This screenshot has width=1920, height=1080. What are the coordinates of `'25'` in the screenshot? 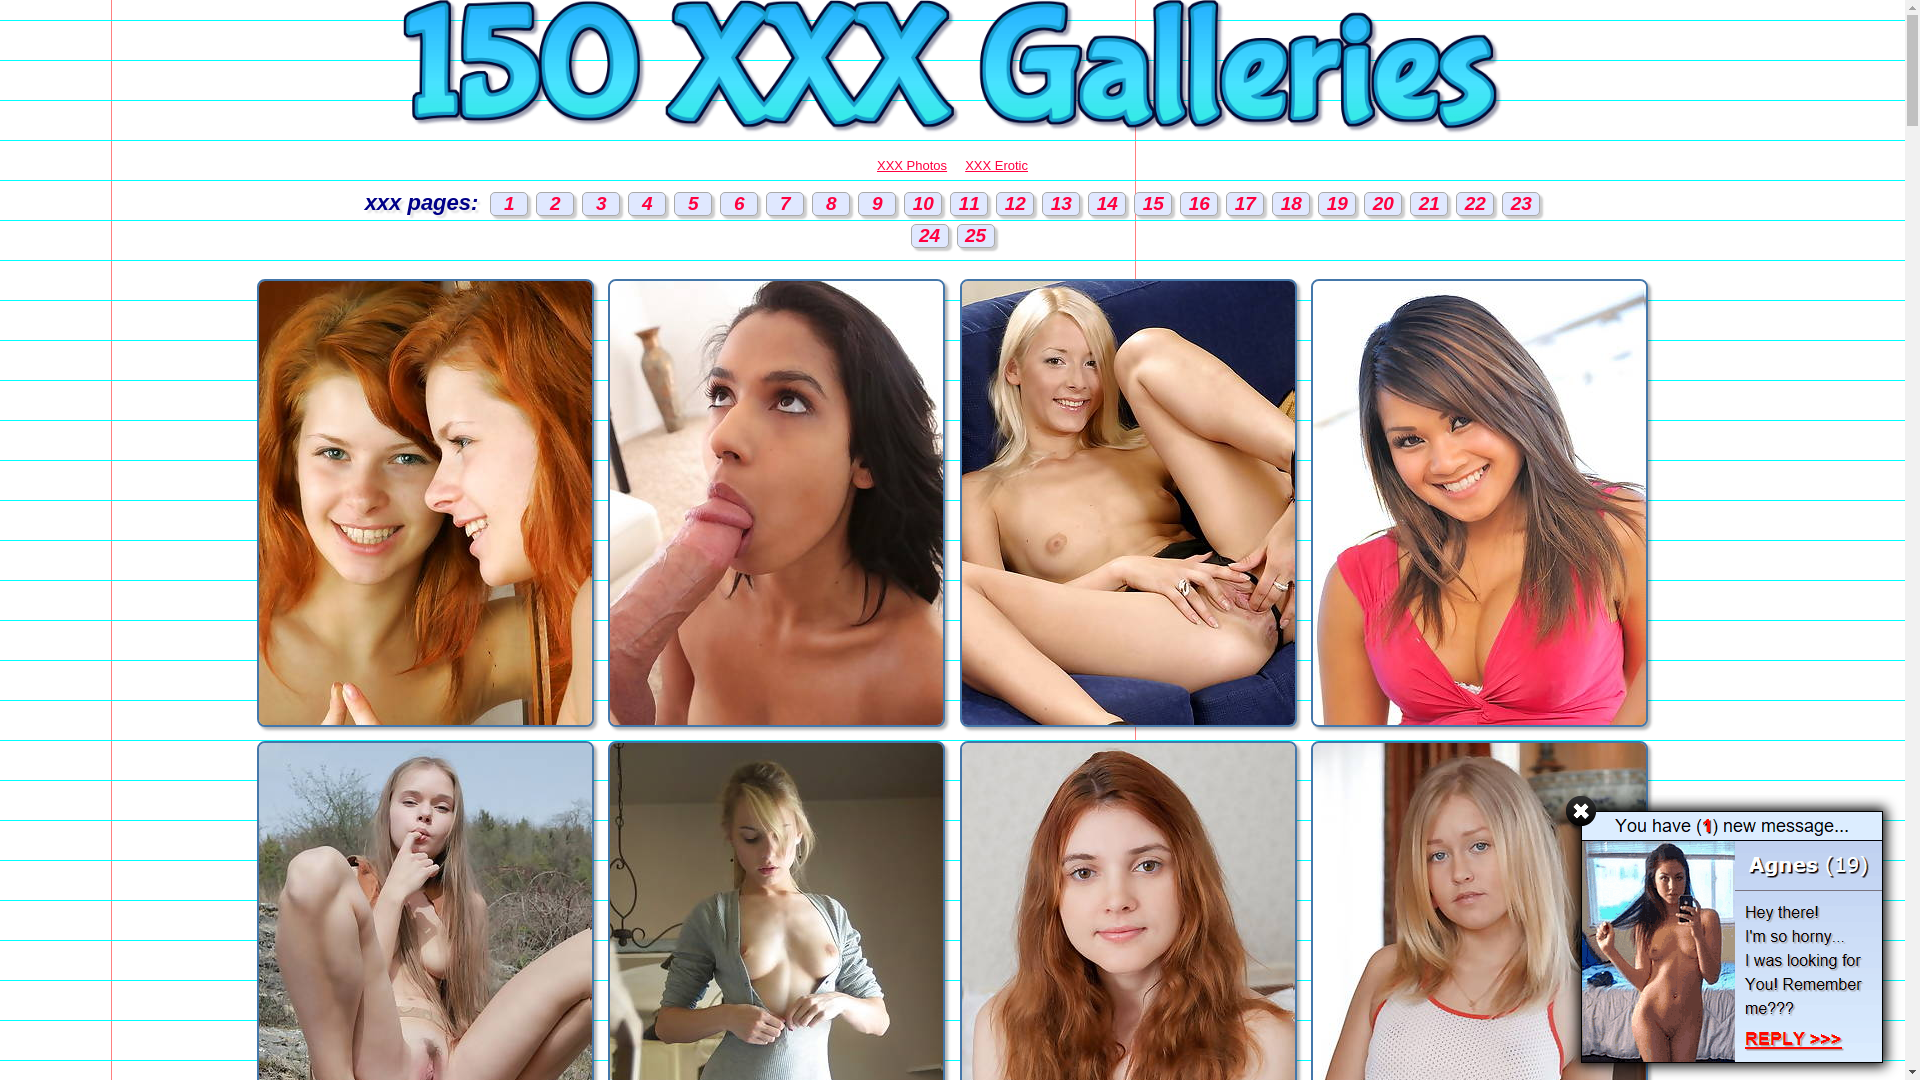 It's located at (974, 234).